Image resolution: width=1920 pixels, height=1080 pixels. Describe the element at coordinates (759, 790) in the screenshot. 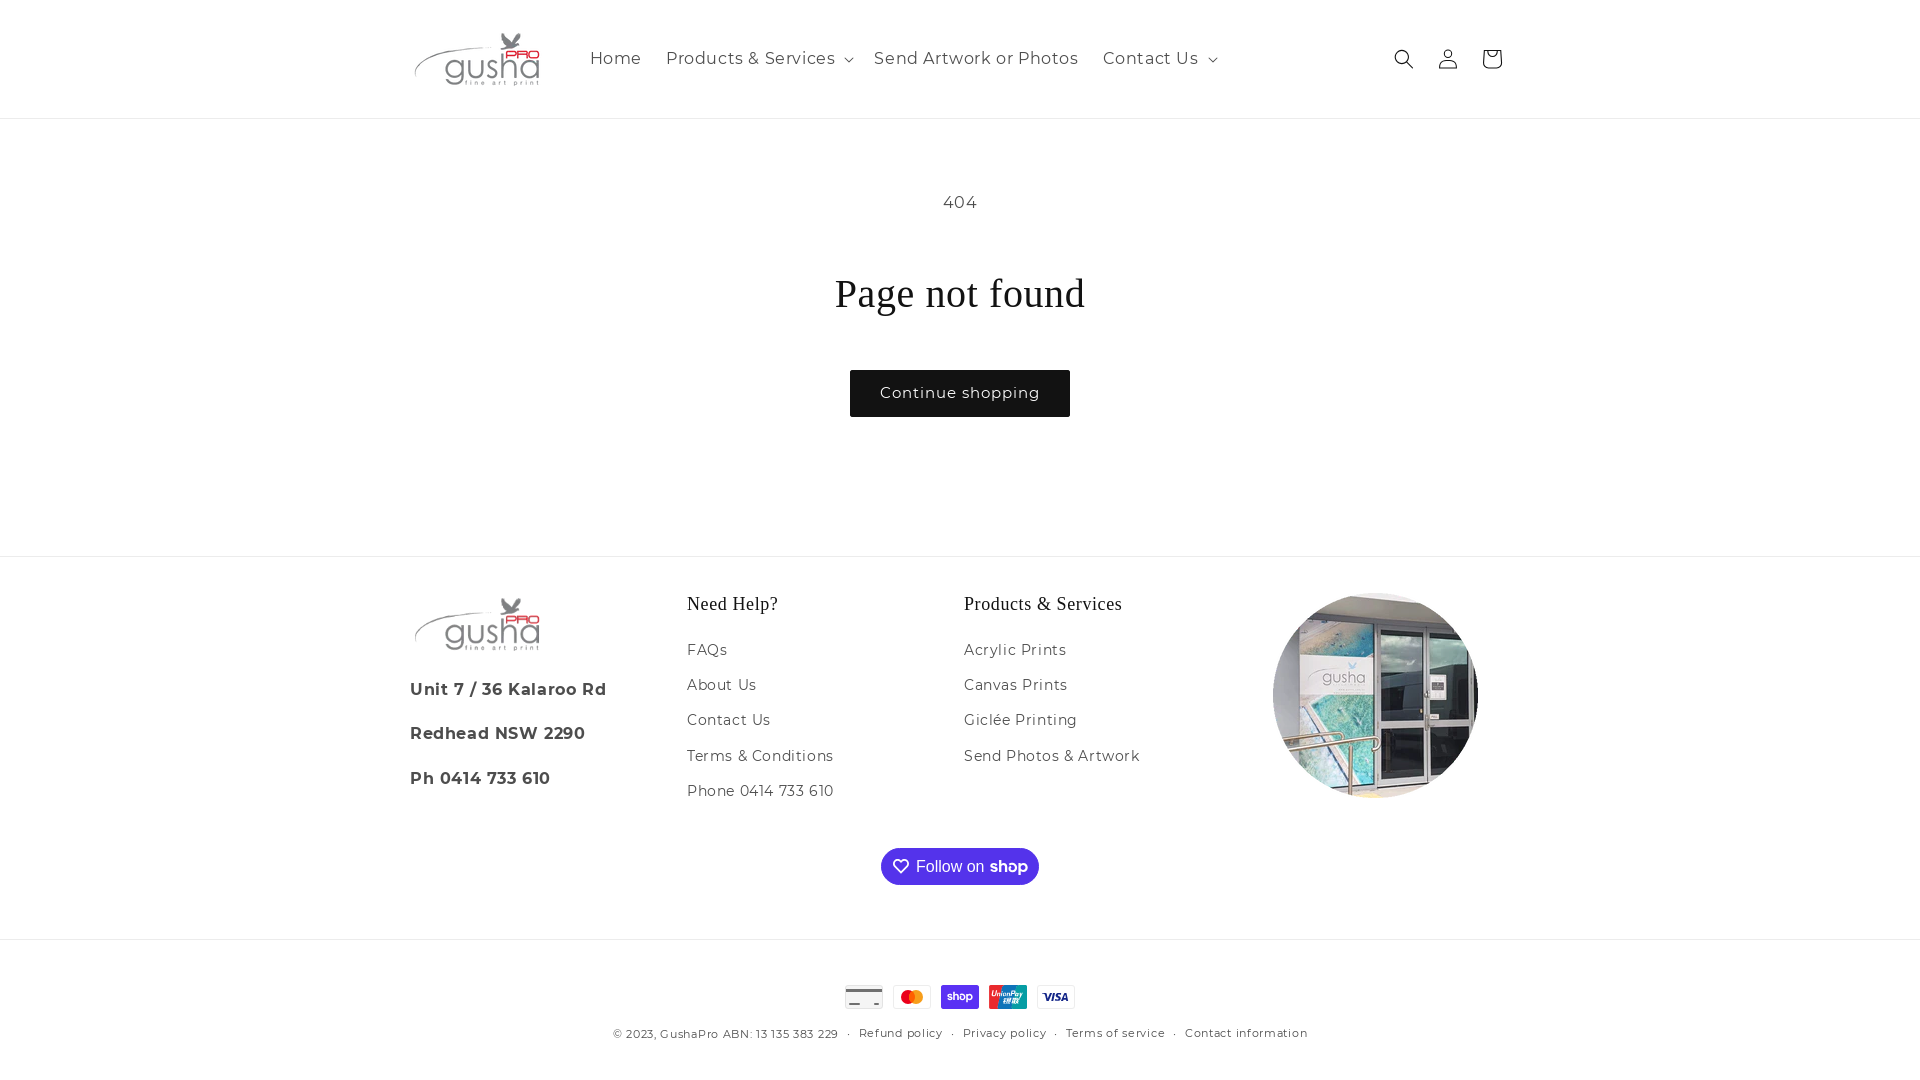

I see `'Phone 0414 733 610'` at that location.